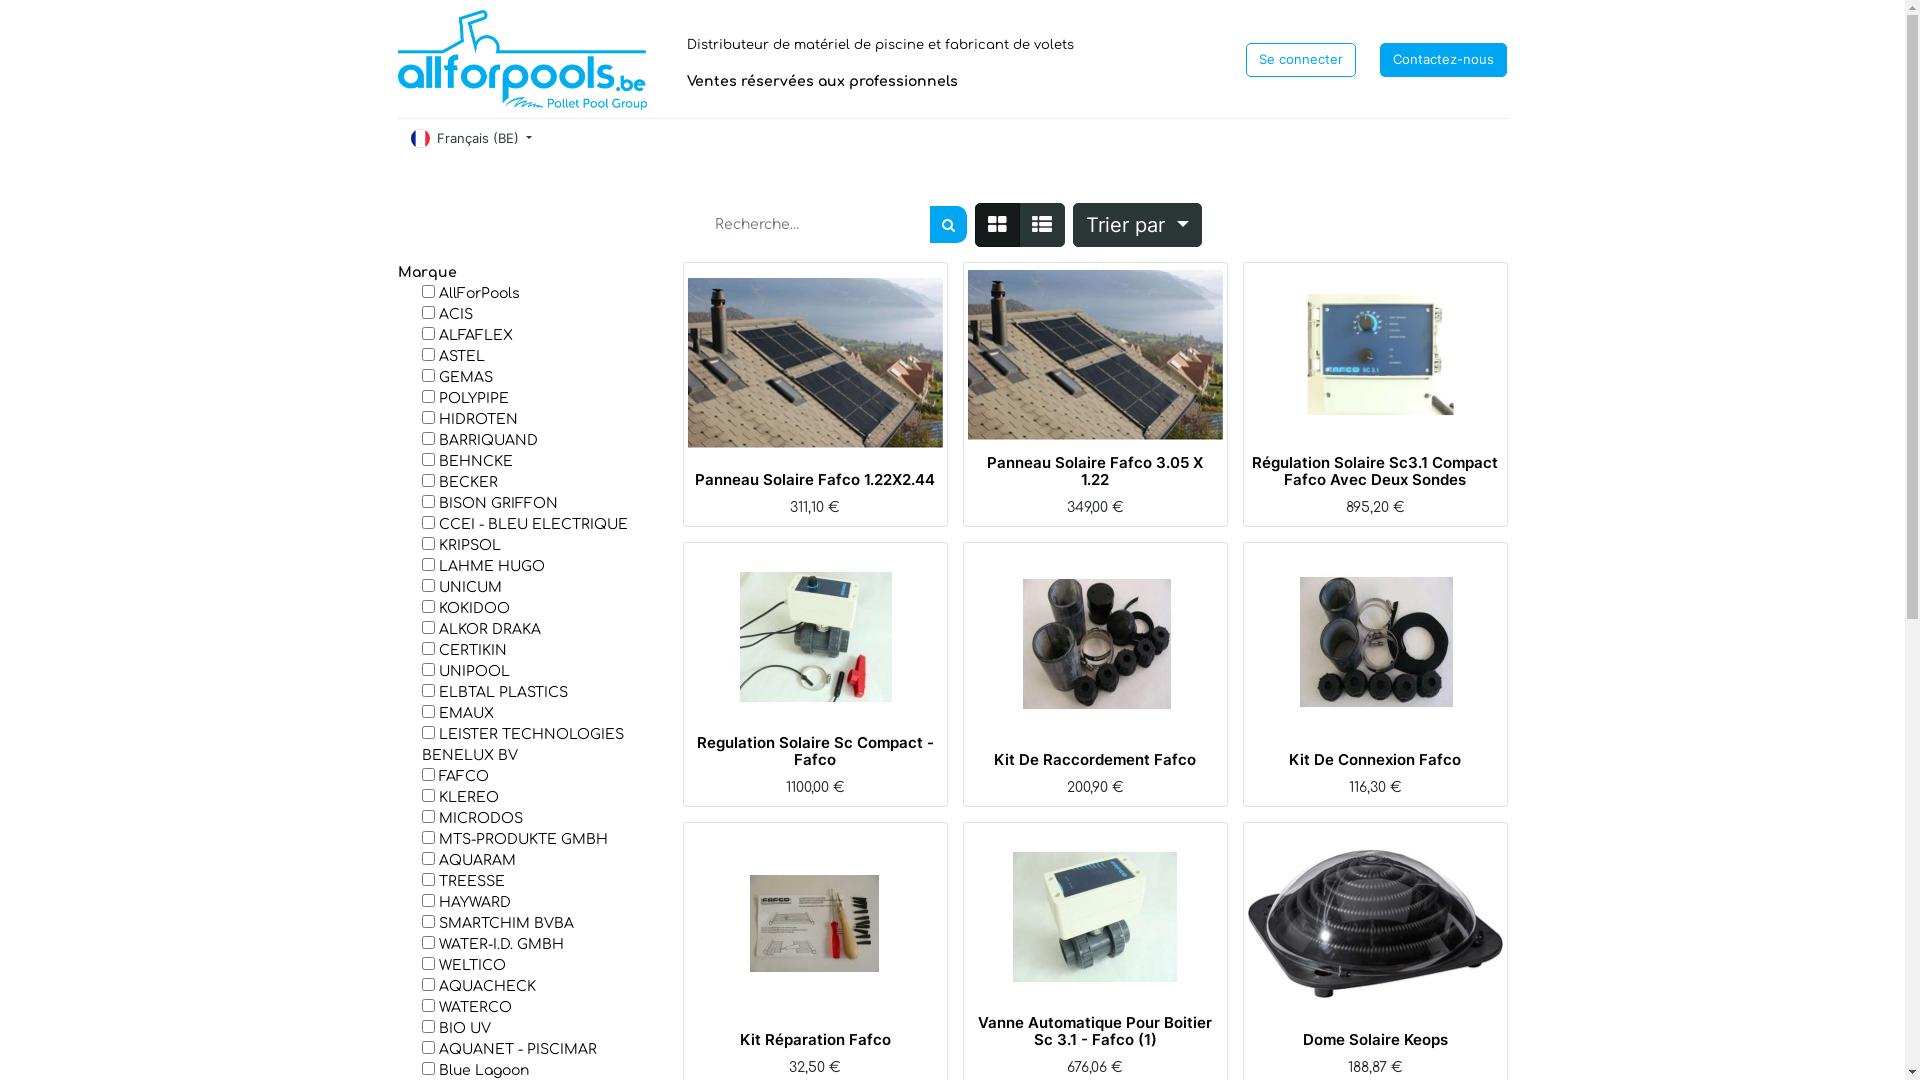 The image size is (1920, 1080). I want to click on 'Regulation Solaire Sc Compact - Fafco', so click(814, 751).